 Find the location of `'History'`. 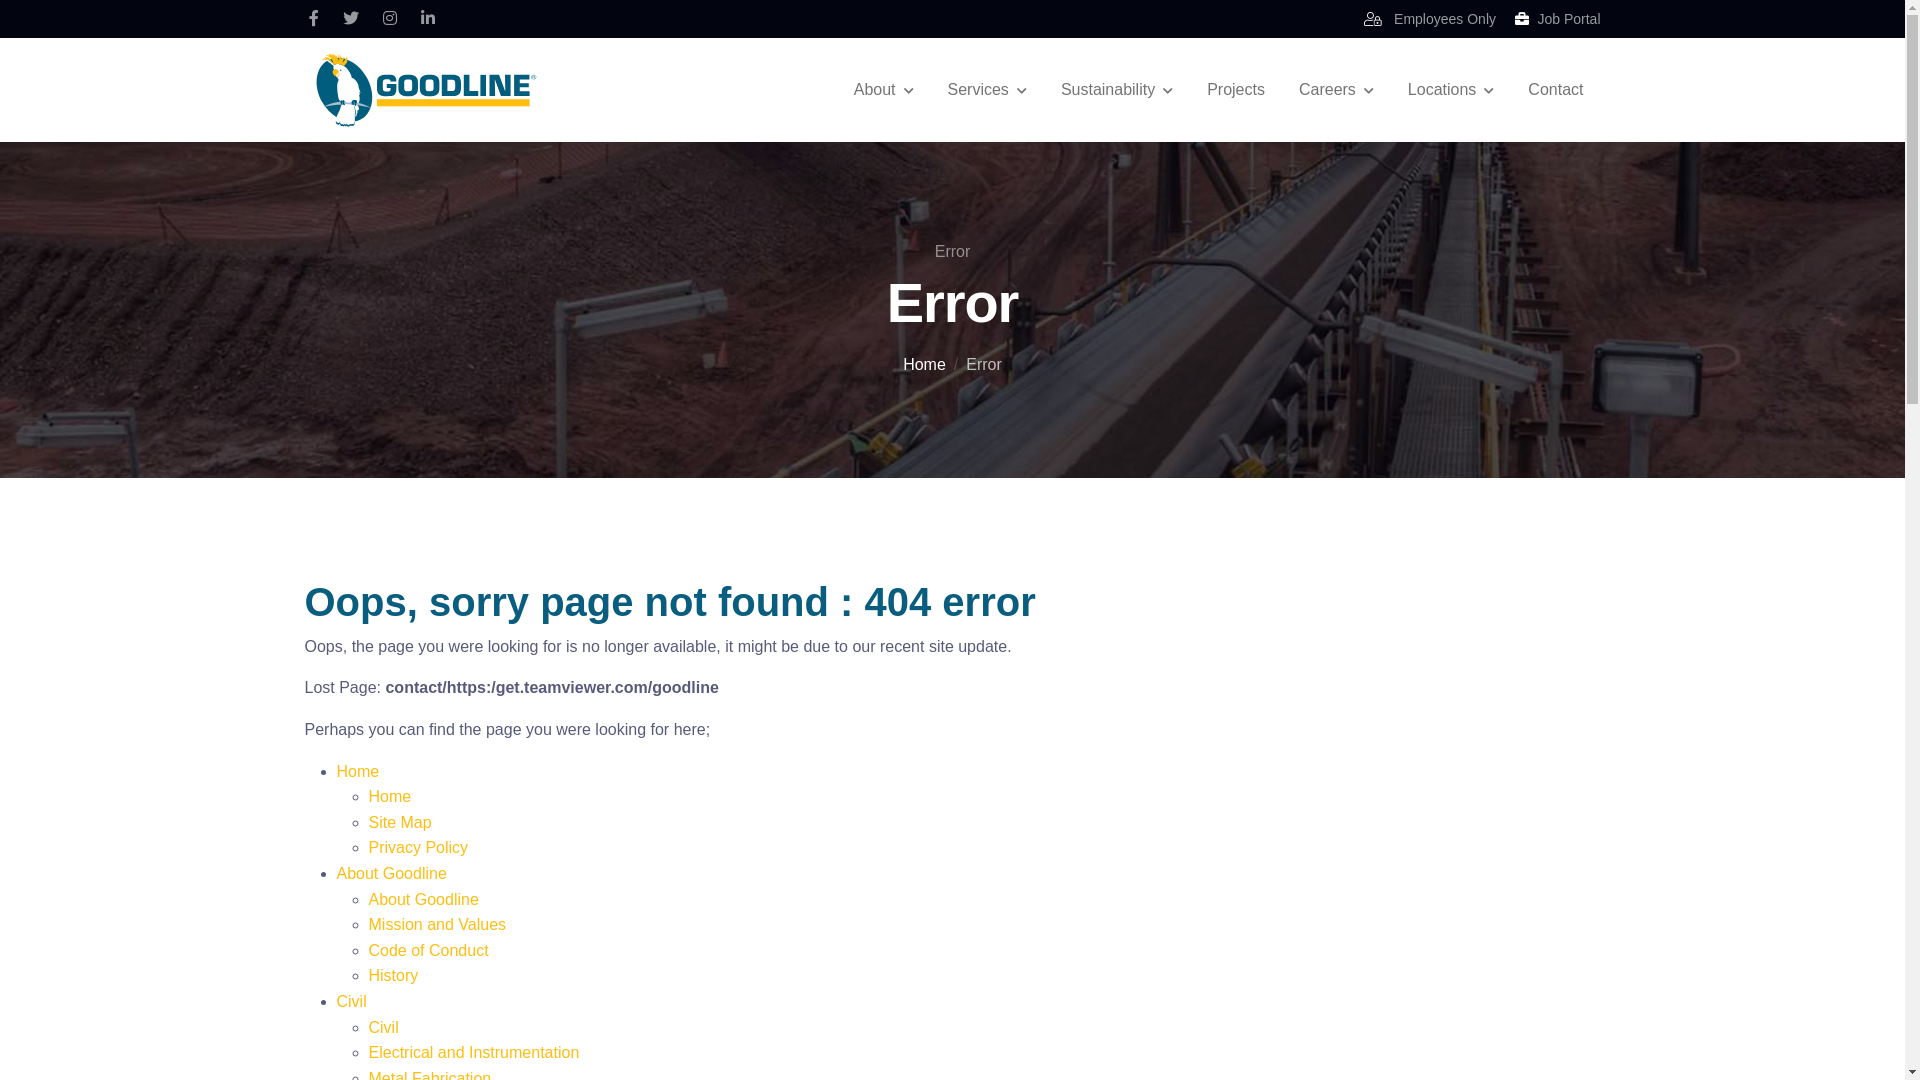

'History' is located at coordinates (393, 974).